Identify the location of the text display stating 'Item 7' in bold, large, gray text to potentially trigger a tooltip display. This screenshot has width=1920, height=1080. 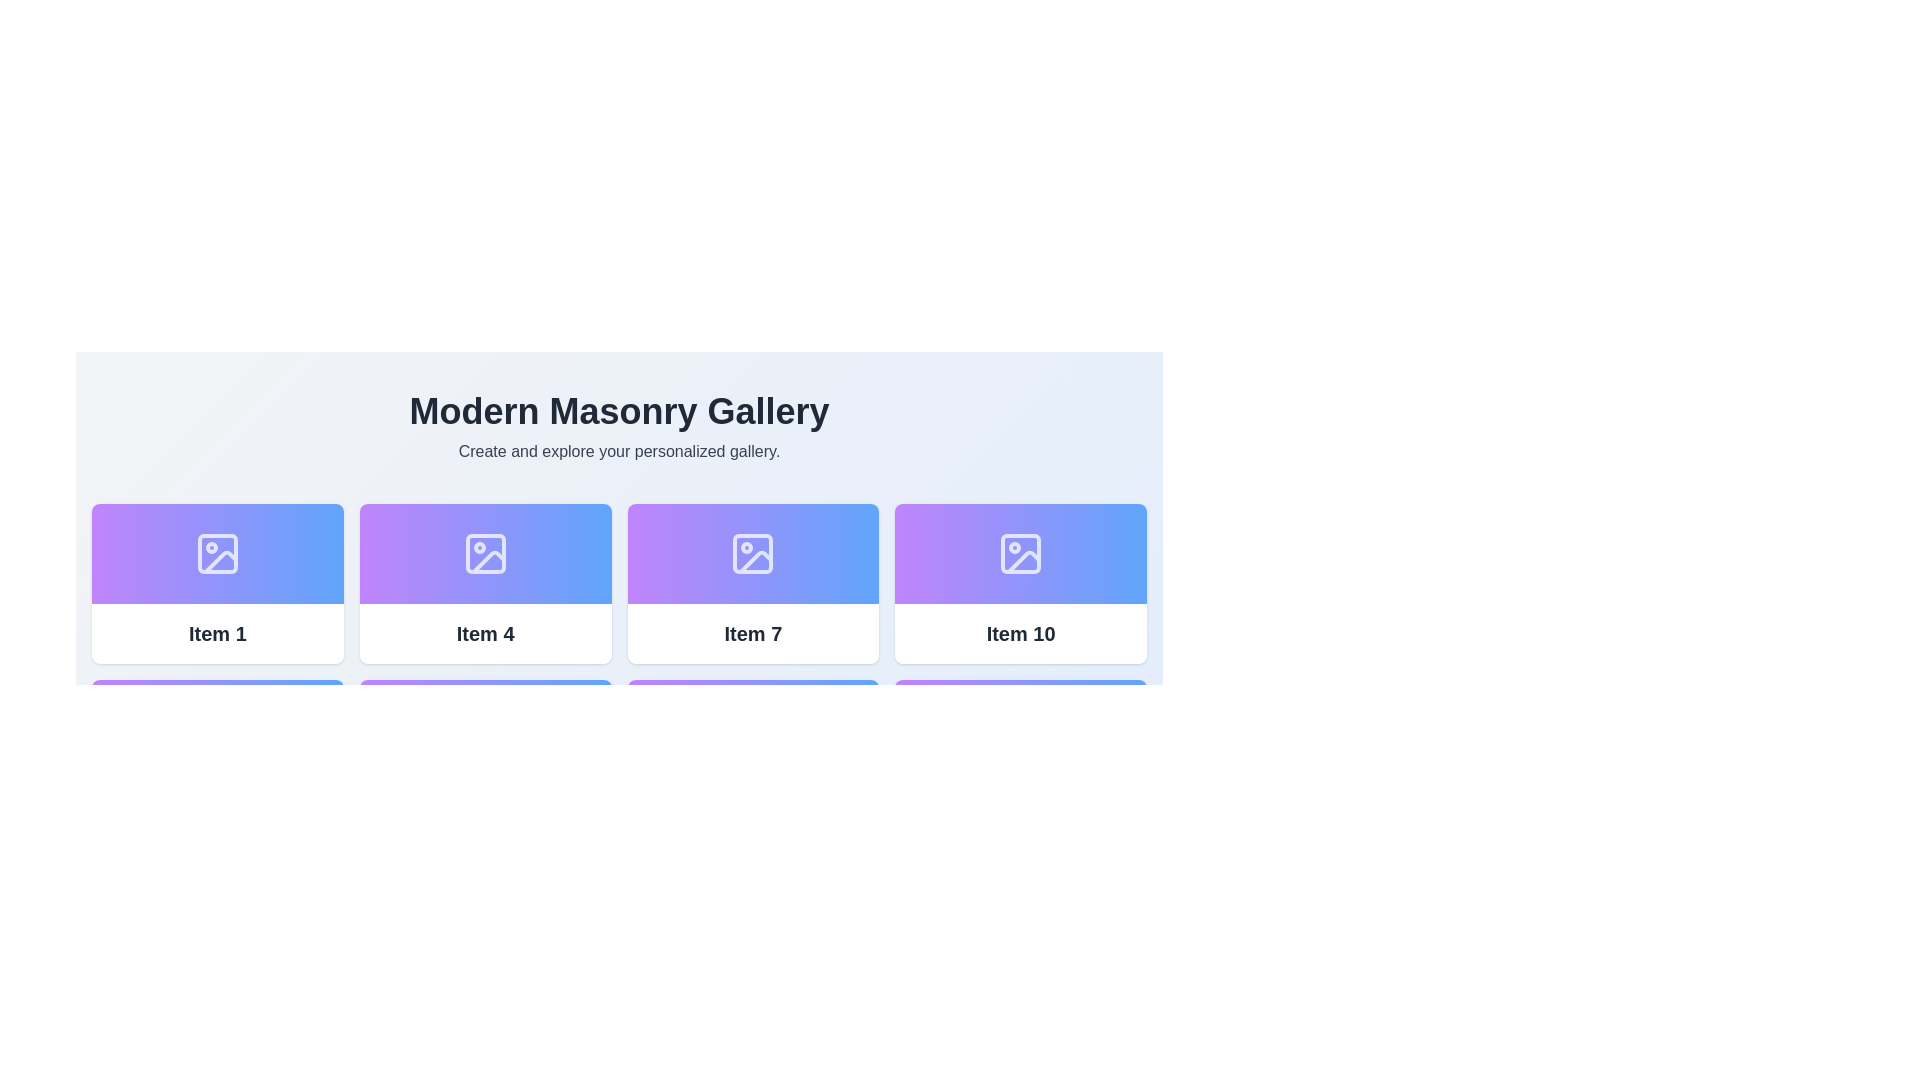
(752, 633).